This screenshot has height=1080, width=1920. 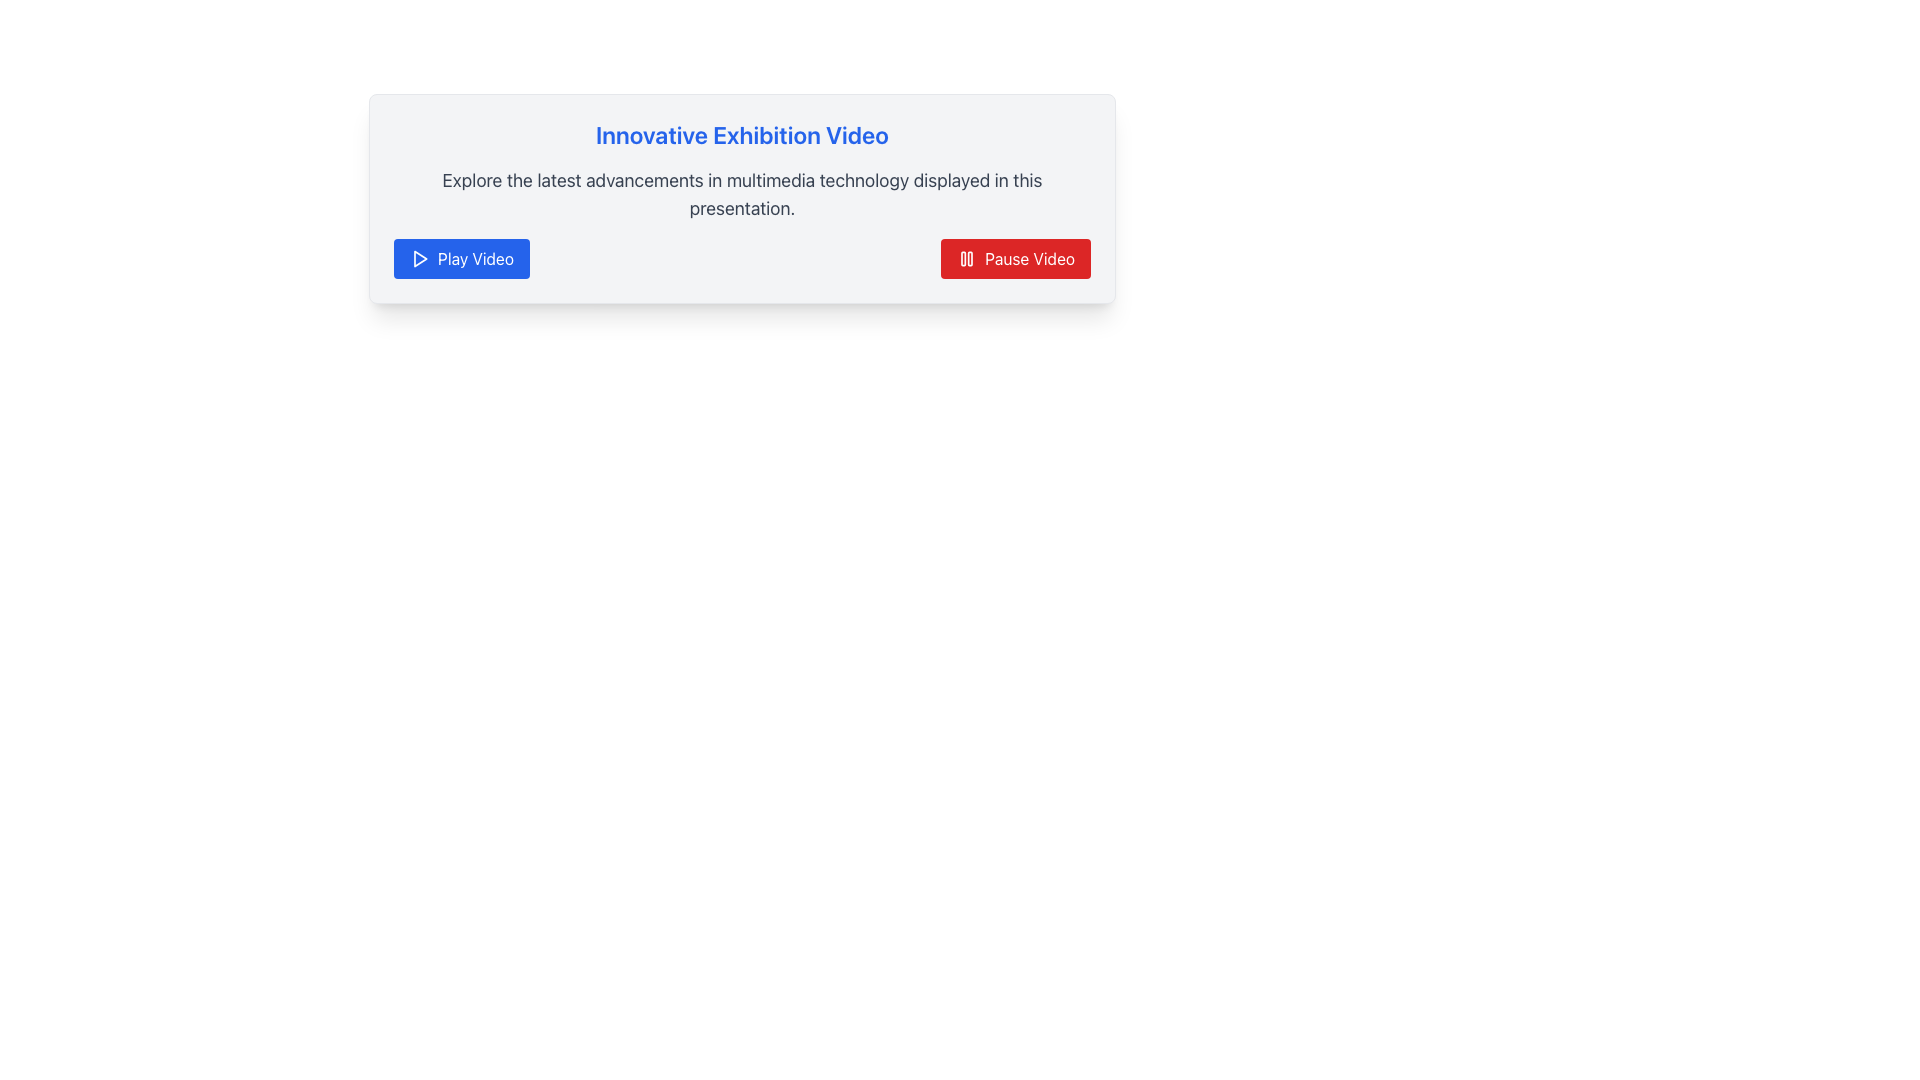 I want to click on the text block displaying gray-colored text that reads 'Explore the latest advancements in multimedia technology displayed in this presentation.' This text block is centrally located below the title 'Innovative Exhibition Video.', so click(x=741, y=195).